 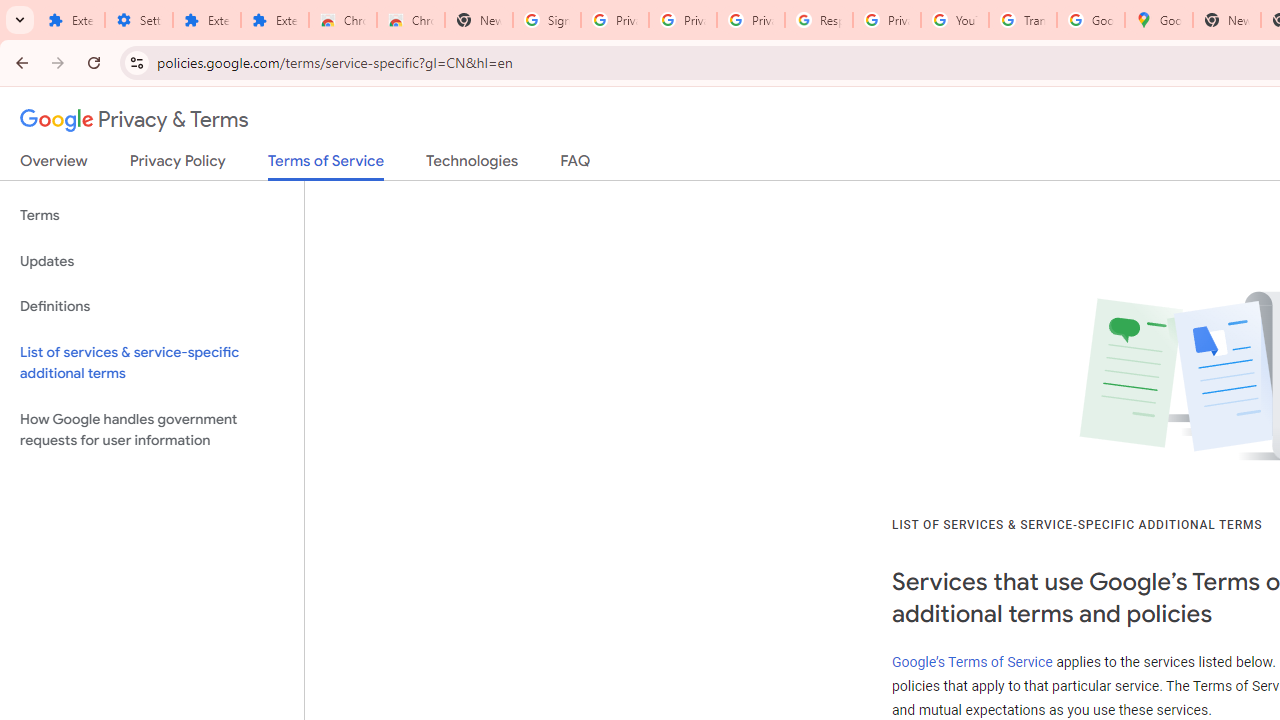 I want to click on 'Chrome Web Store', so click(x=343, y=20).